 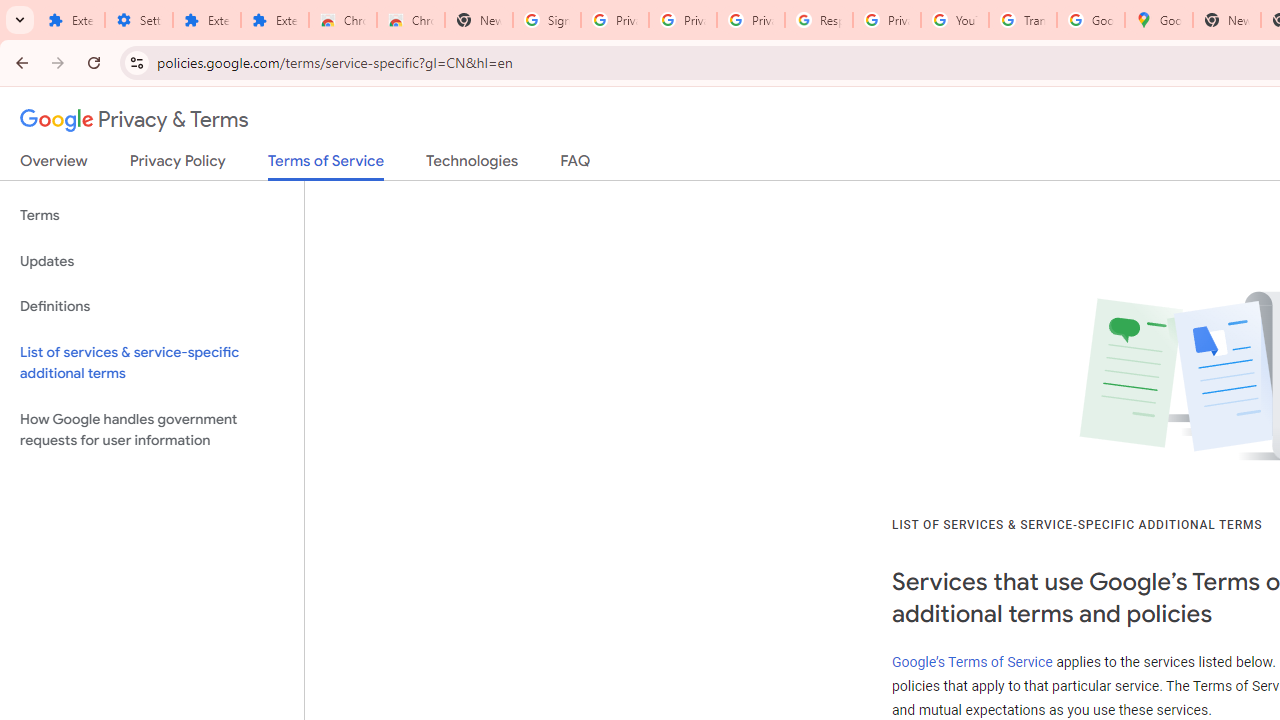 I want to click on 'Chrome Web Store', so click(x=343, y=20).